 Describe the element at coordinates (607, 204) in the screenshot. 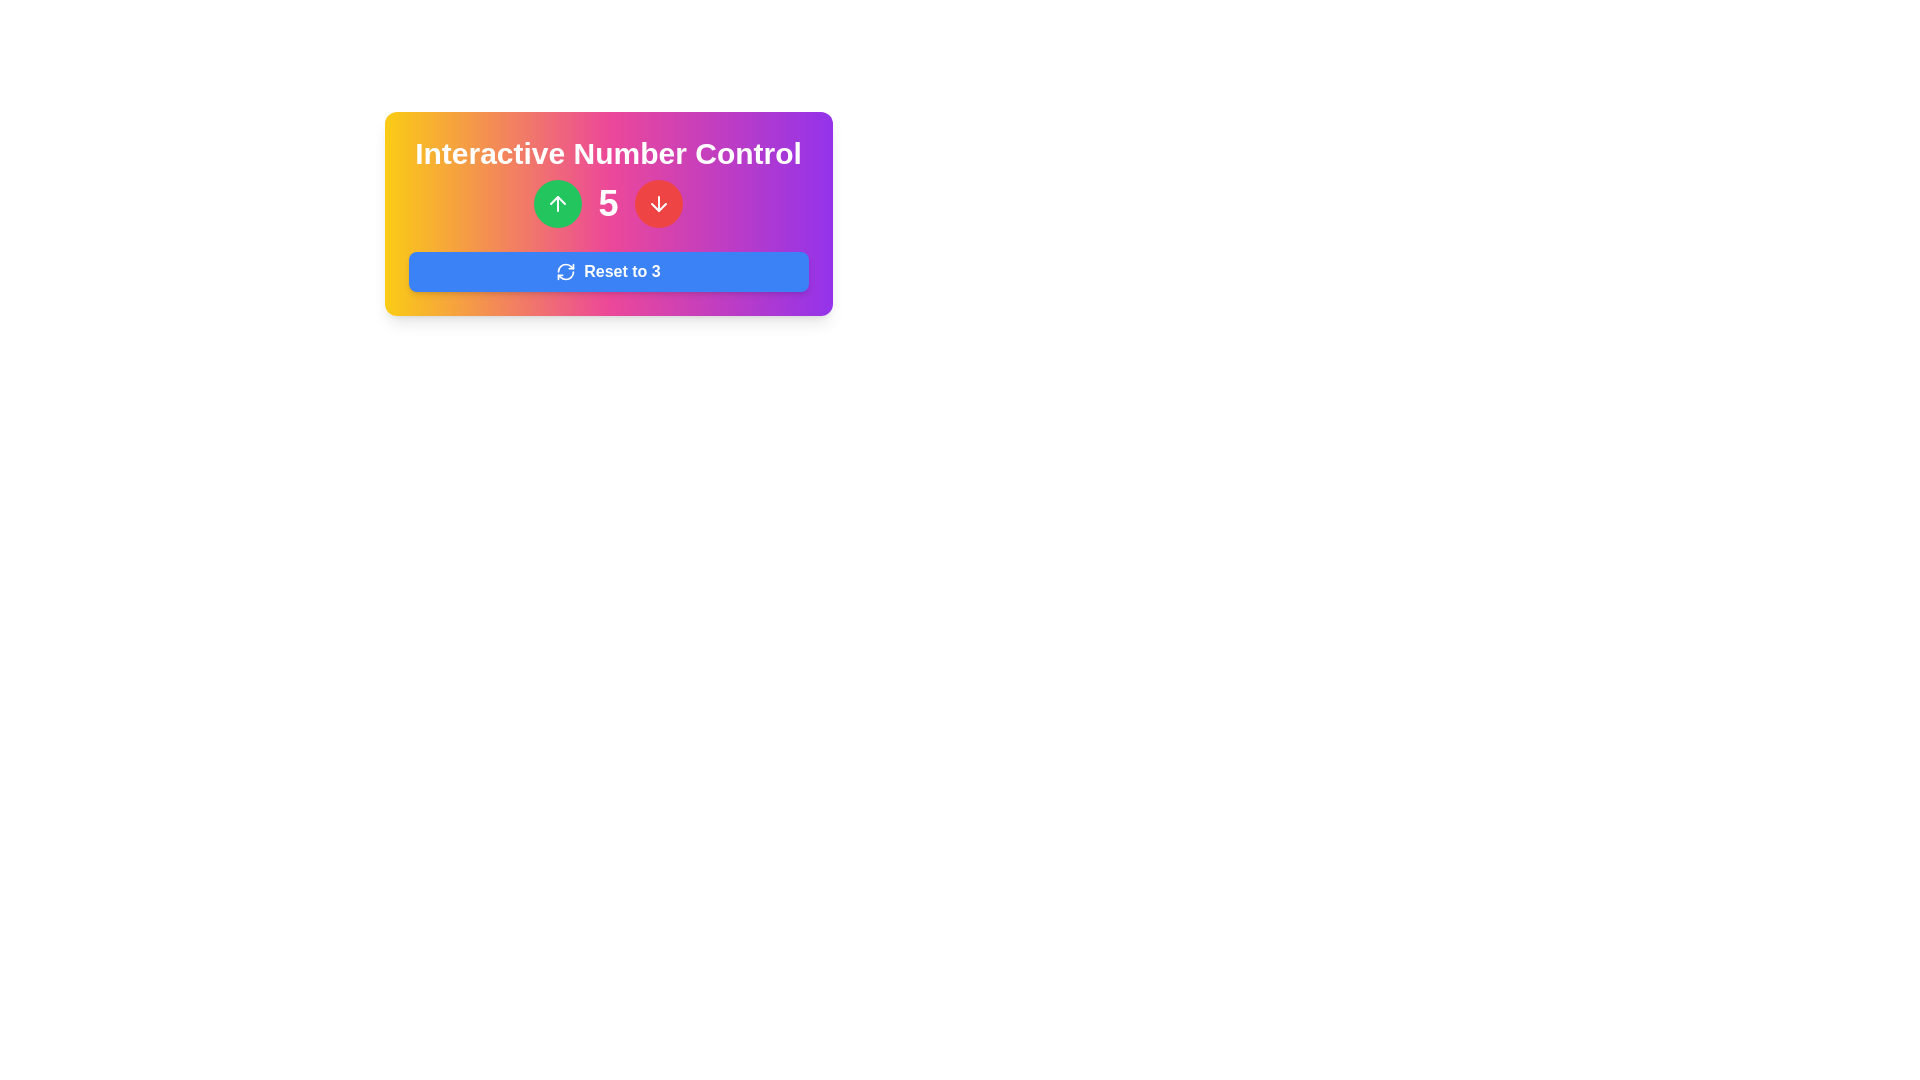

I see `the Text Display element showing the current value of the counter, which displays the numeral '5' located between an upward green arrow button and a downward red arrow button` at that location.